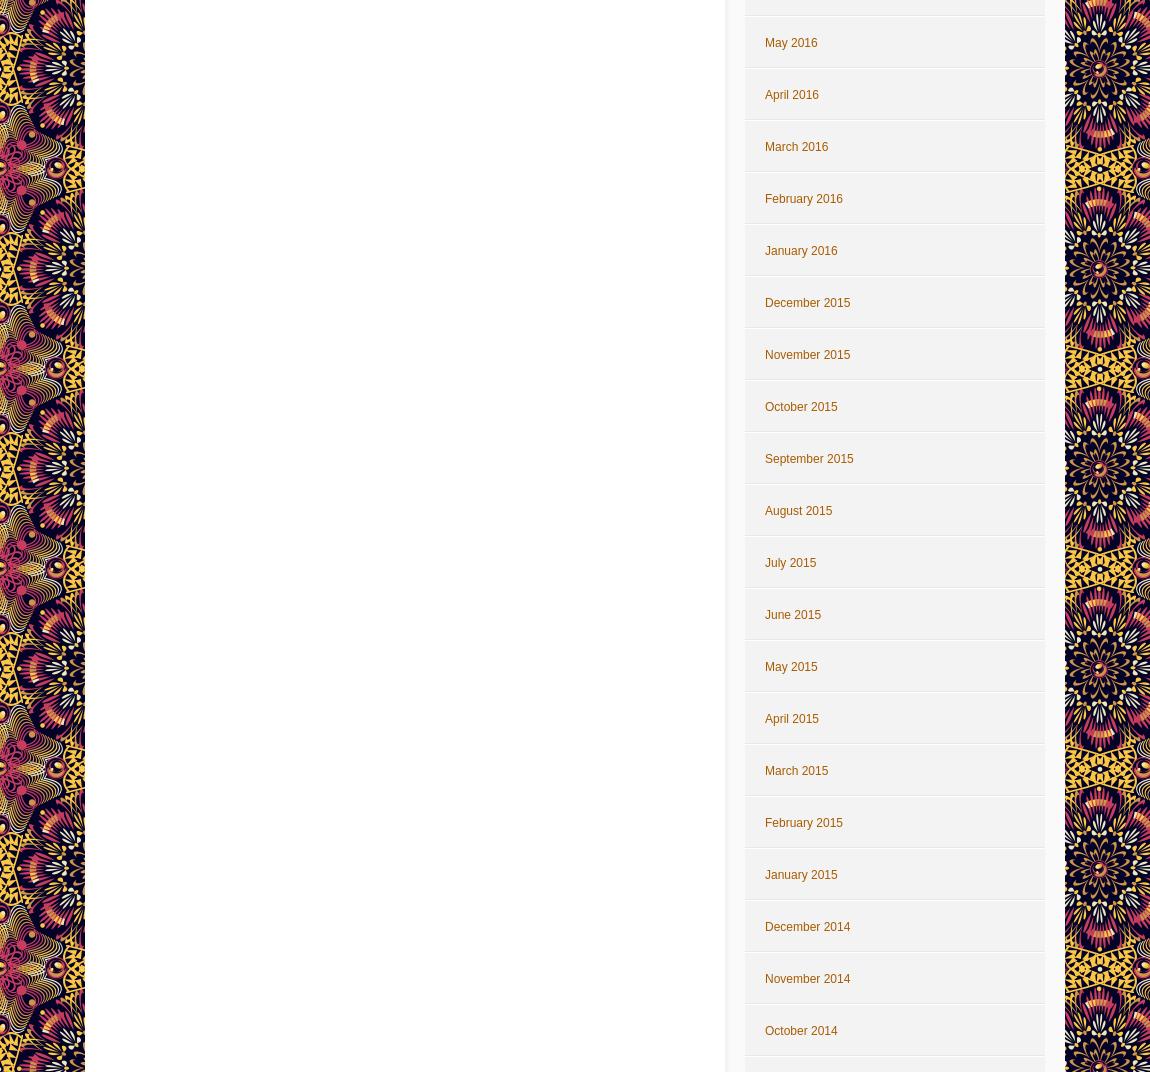 The height and width of the screenshot is (1072, 1150). What do you see at coordinates (789, 41) in the screenshot?
I see `'May 2016'` at bounding box center [789, 41].